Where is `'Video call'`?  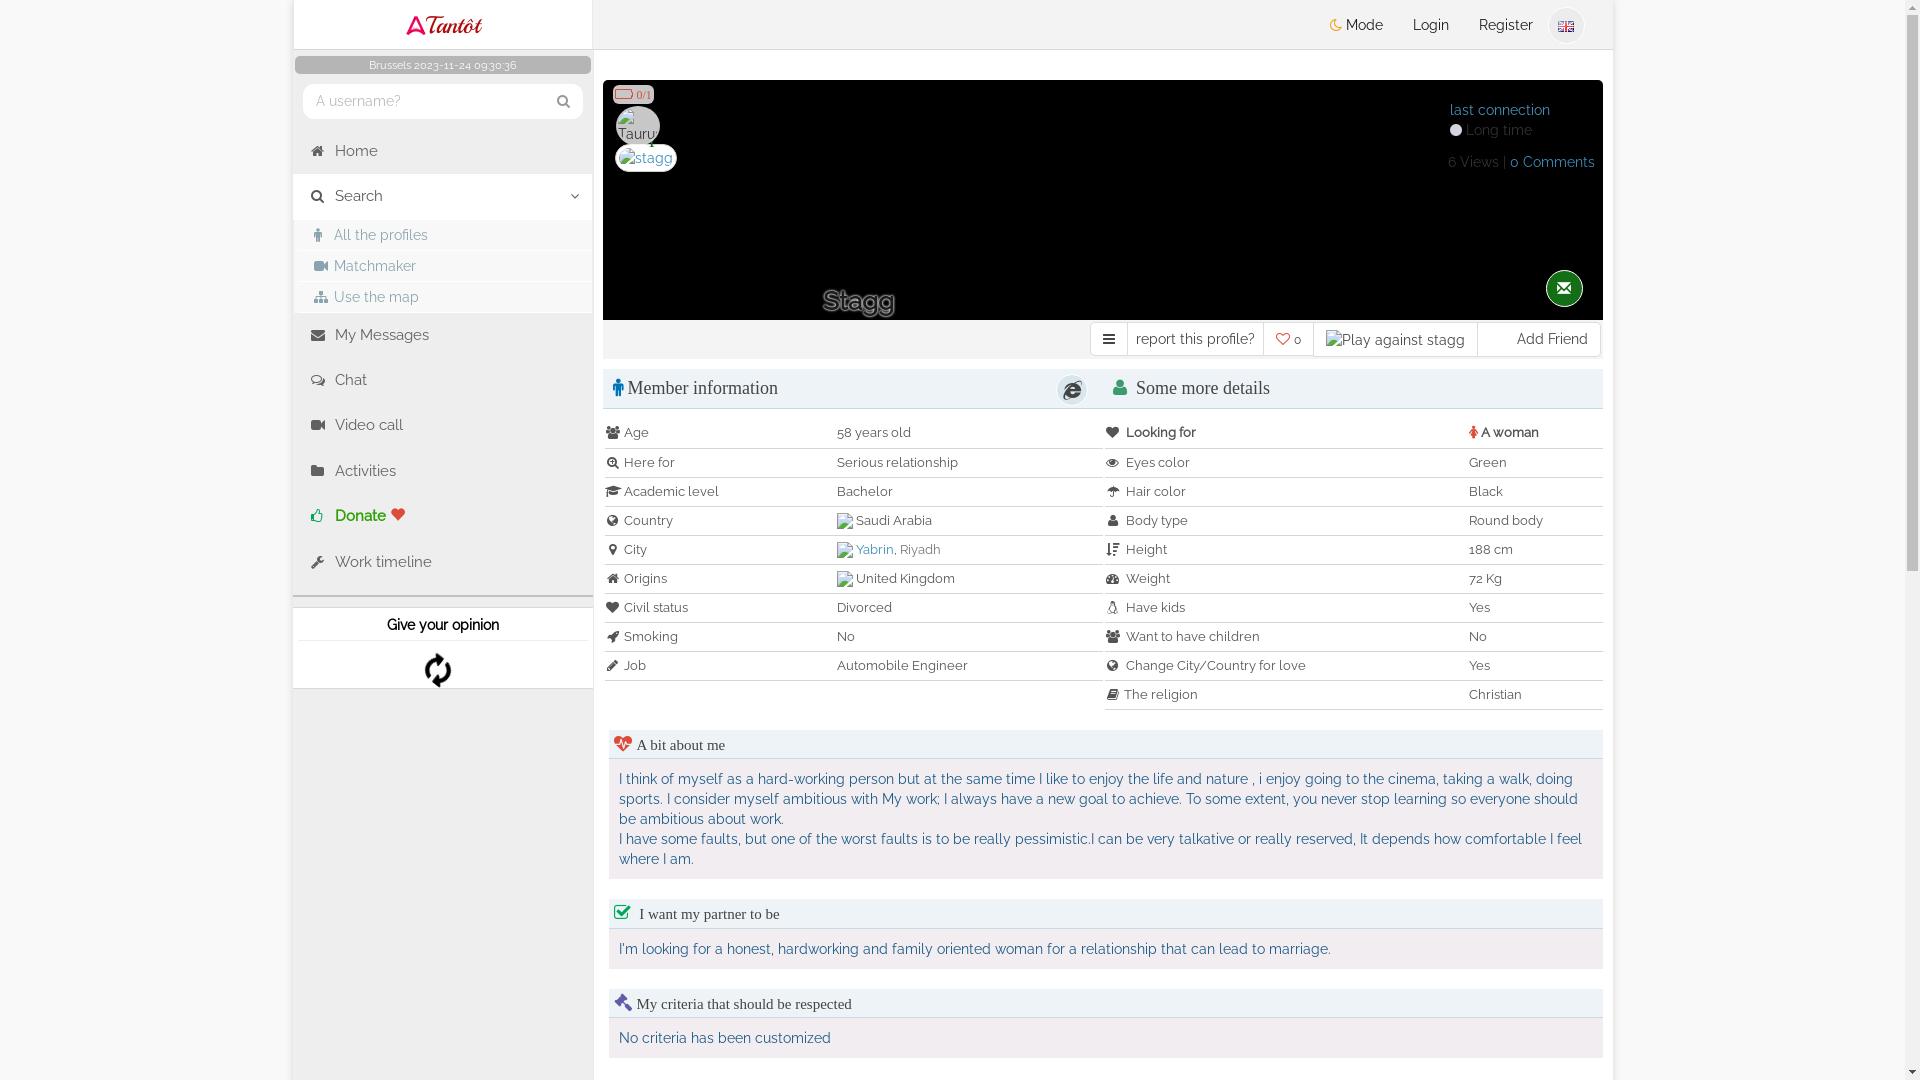
'Video call' is located at coordinates (440, 424).